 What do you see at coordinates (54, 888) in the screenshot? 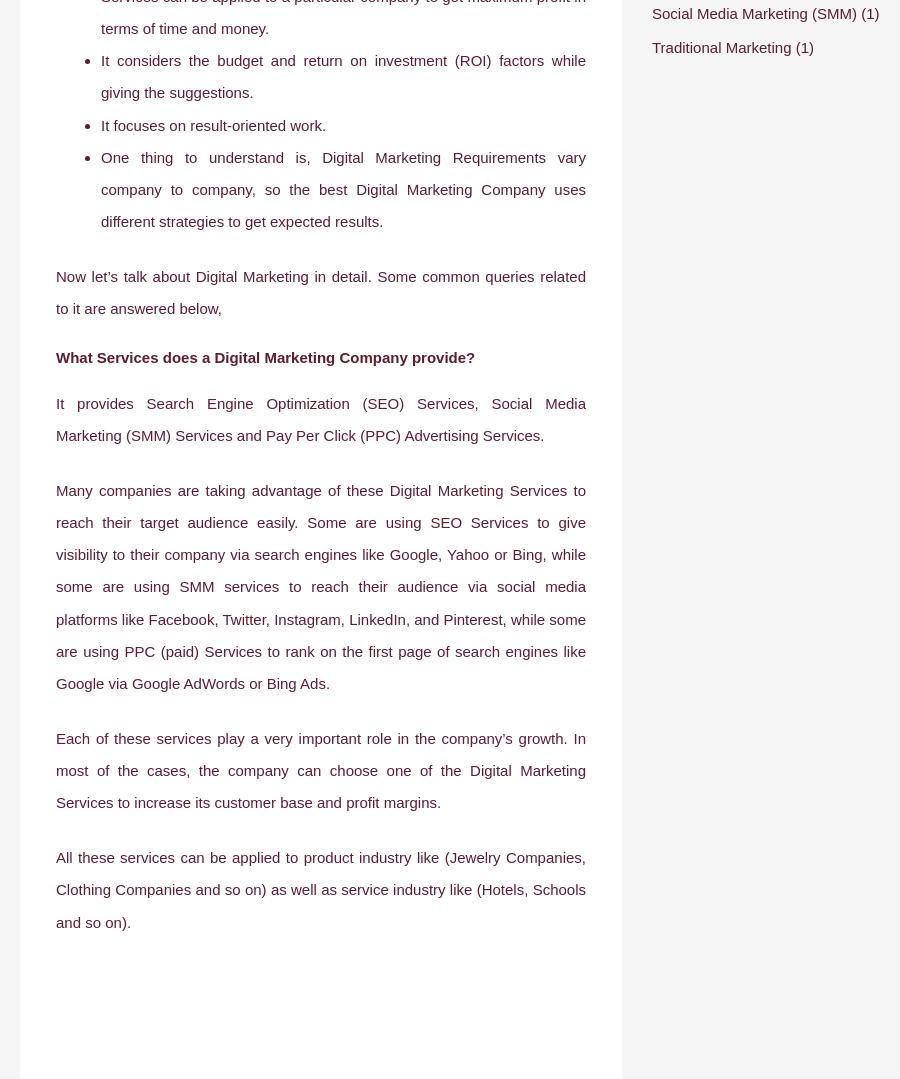
I see `'All these services can be applied to product industry like (Jewelry Companies, Clothing Companies and so on) as well as service industry like (Hotels, Schools and so on).'` at bounding box center [54, 888].